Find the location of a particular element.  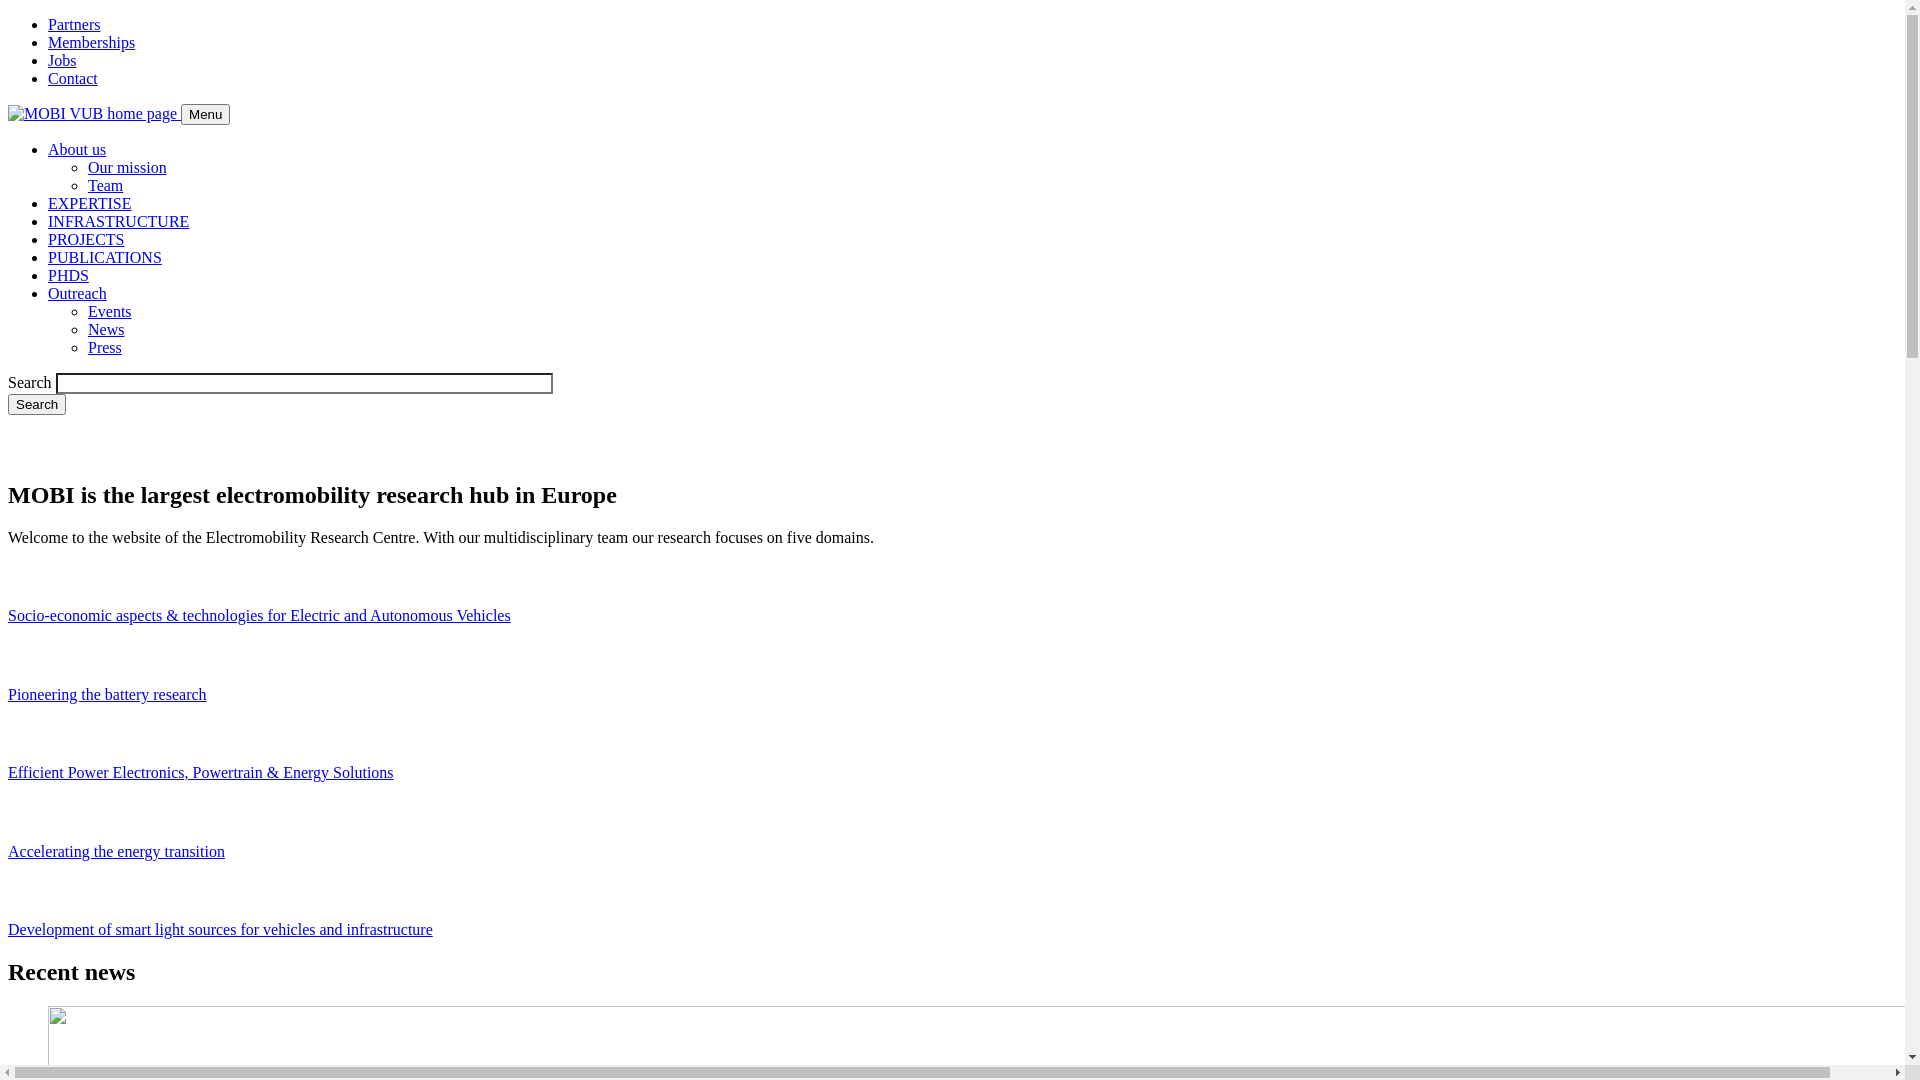

'Pioneering the battery research' is located at coordinates (106, 693).